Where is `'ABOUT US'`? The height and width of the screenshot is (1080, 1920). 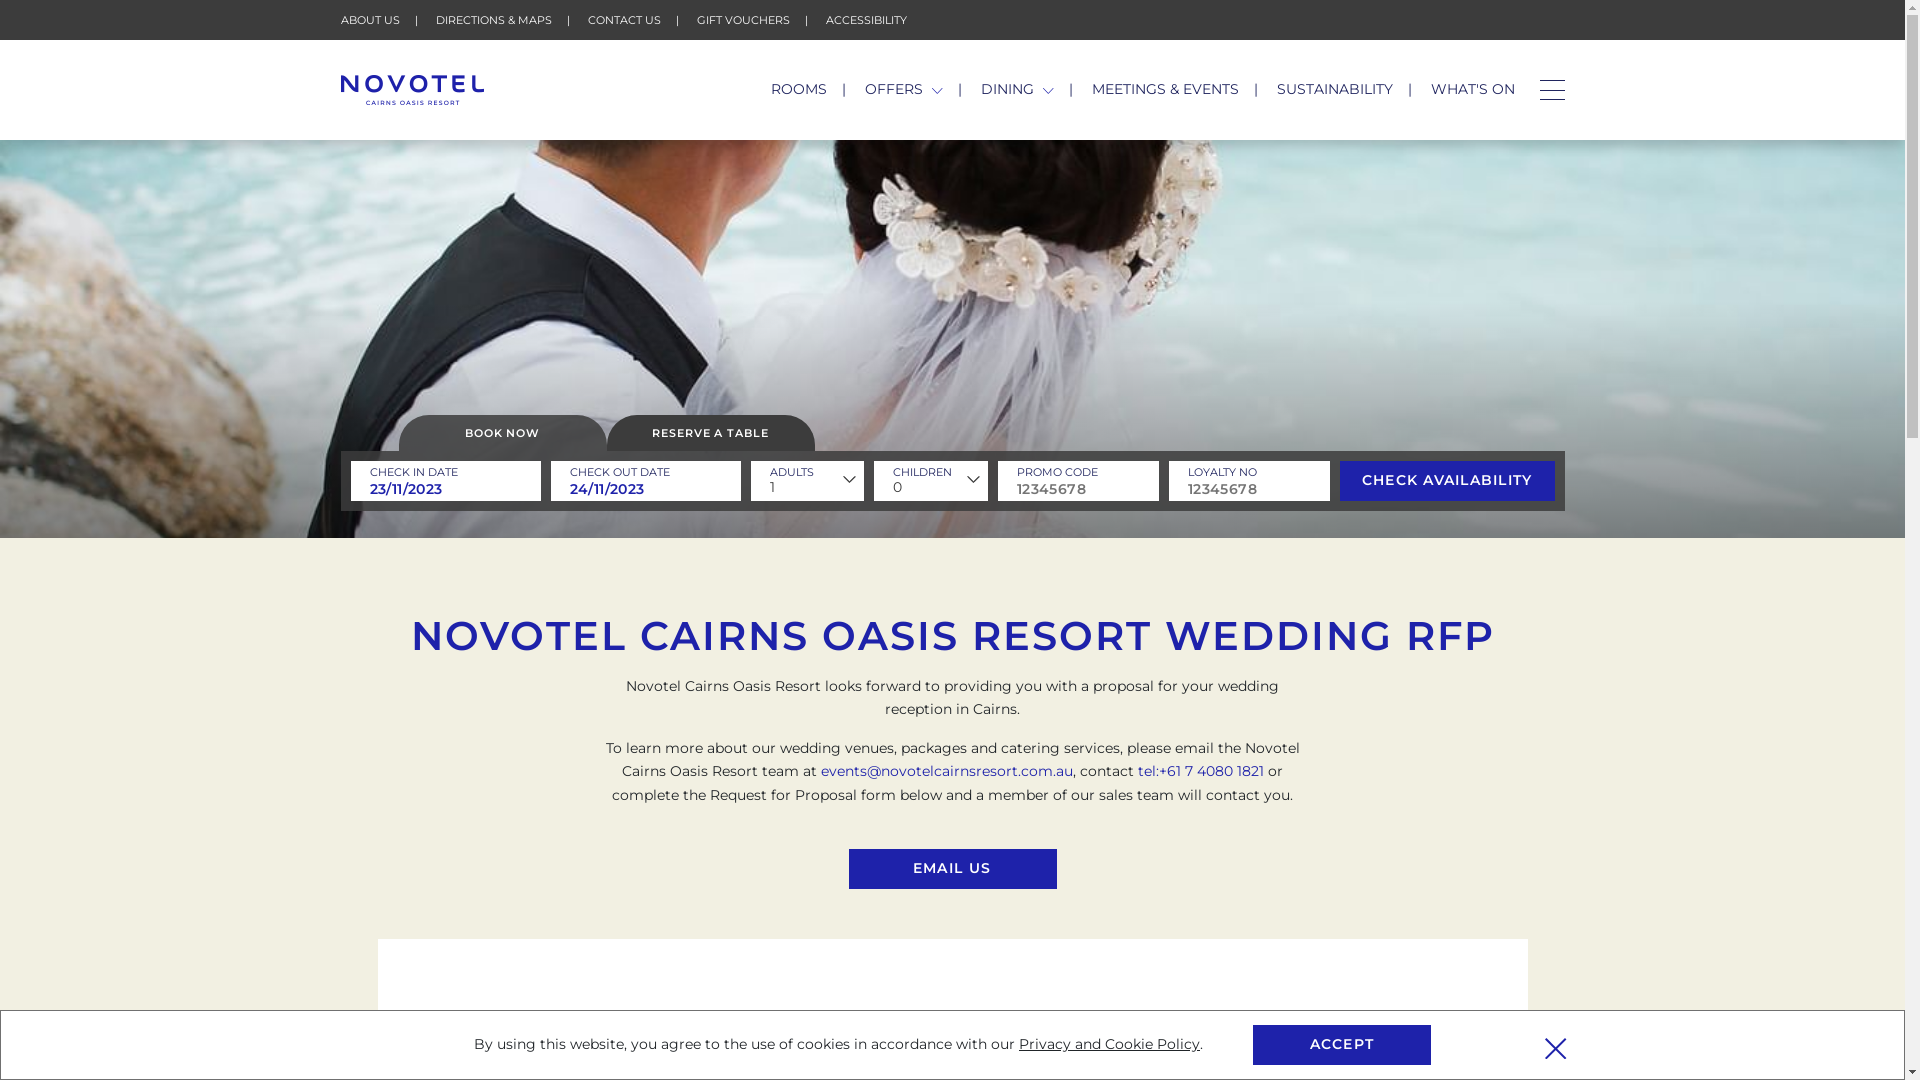 'ABOUT US' is located at coordinates (369, 19).